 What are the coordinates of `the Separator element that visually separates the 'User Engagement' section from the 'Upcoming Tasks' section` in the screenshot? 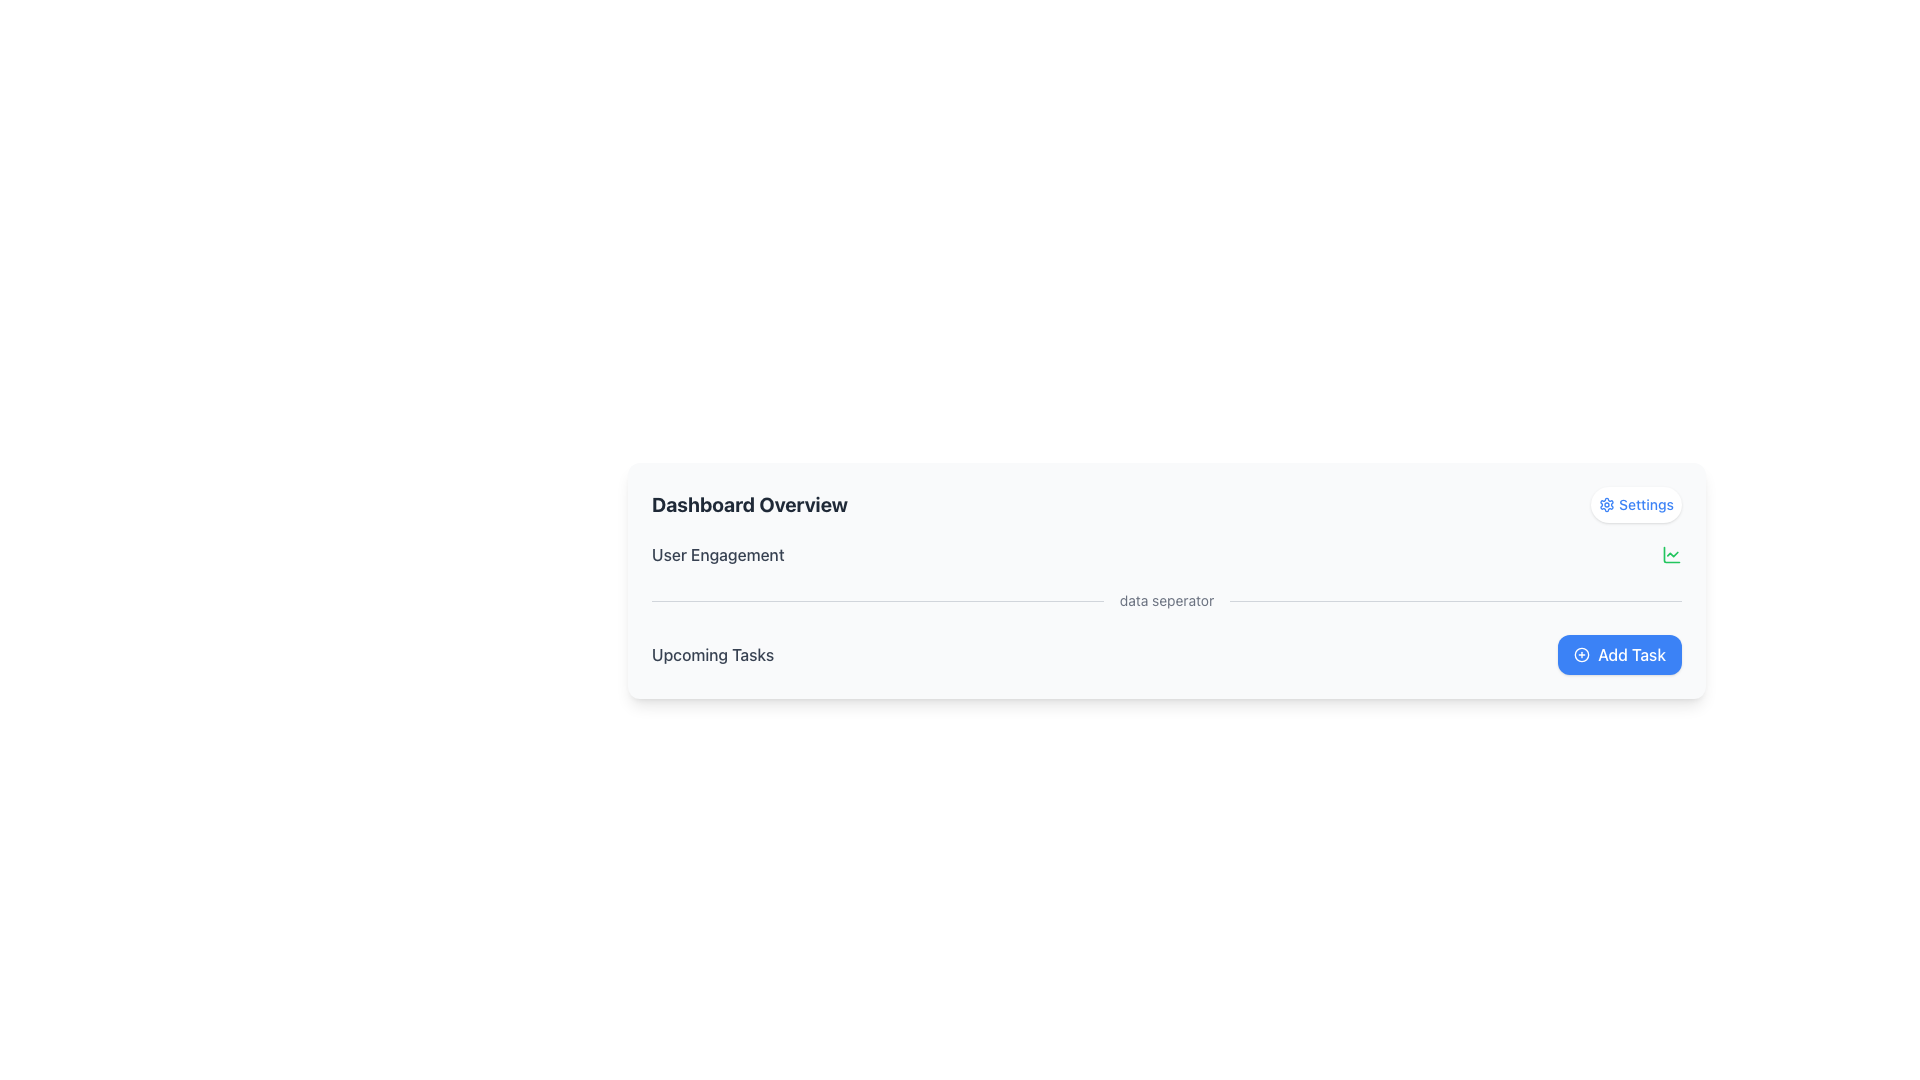 It's located at (1166, 600).